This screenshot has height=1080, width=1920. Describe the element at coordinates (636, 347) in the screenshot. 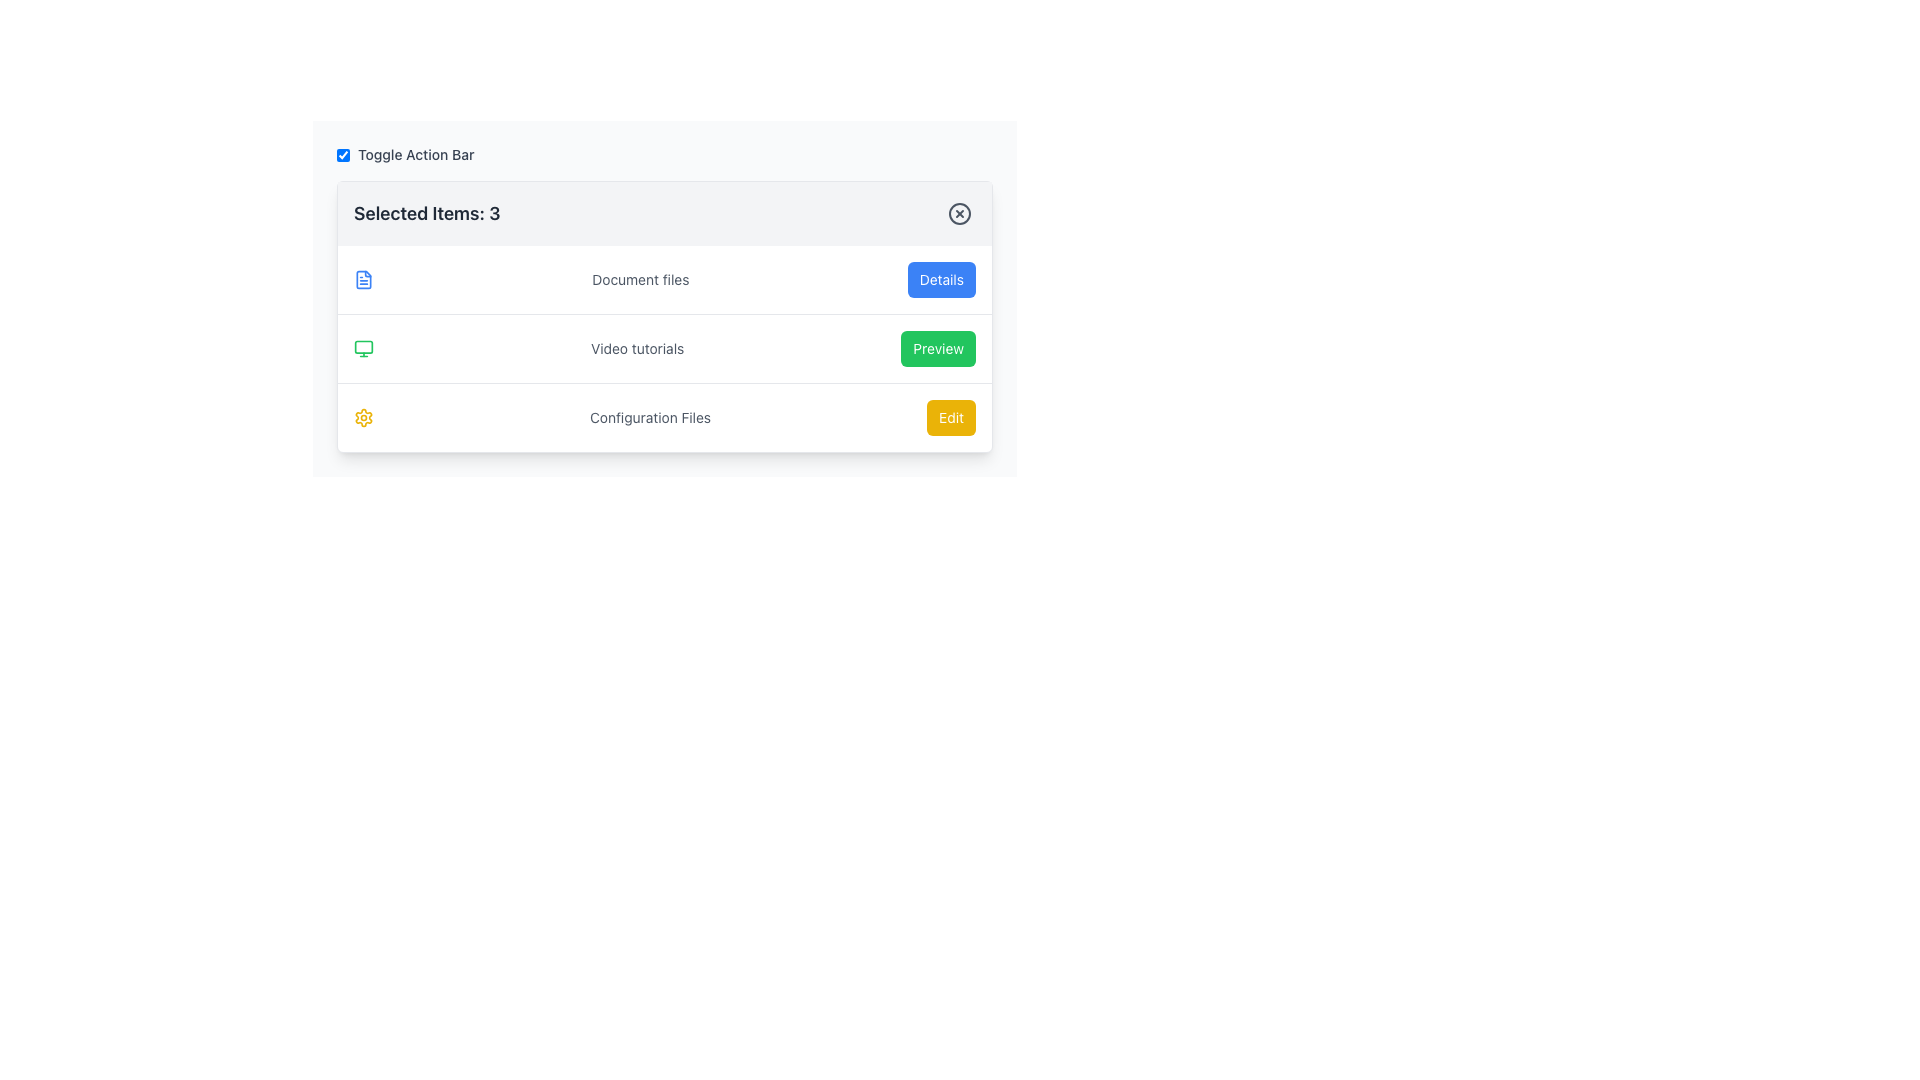

I see `the descriptive Text Label that indicates the type of content in the row, positioned between a green icon on the left and a green 'Preview' button on the right` at that location.